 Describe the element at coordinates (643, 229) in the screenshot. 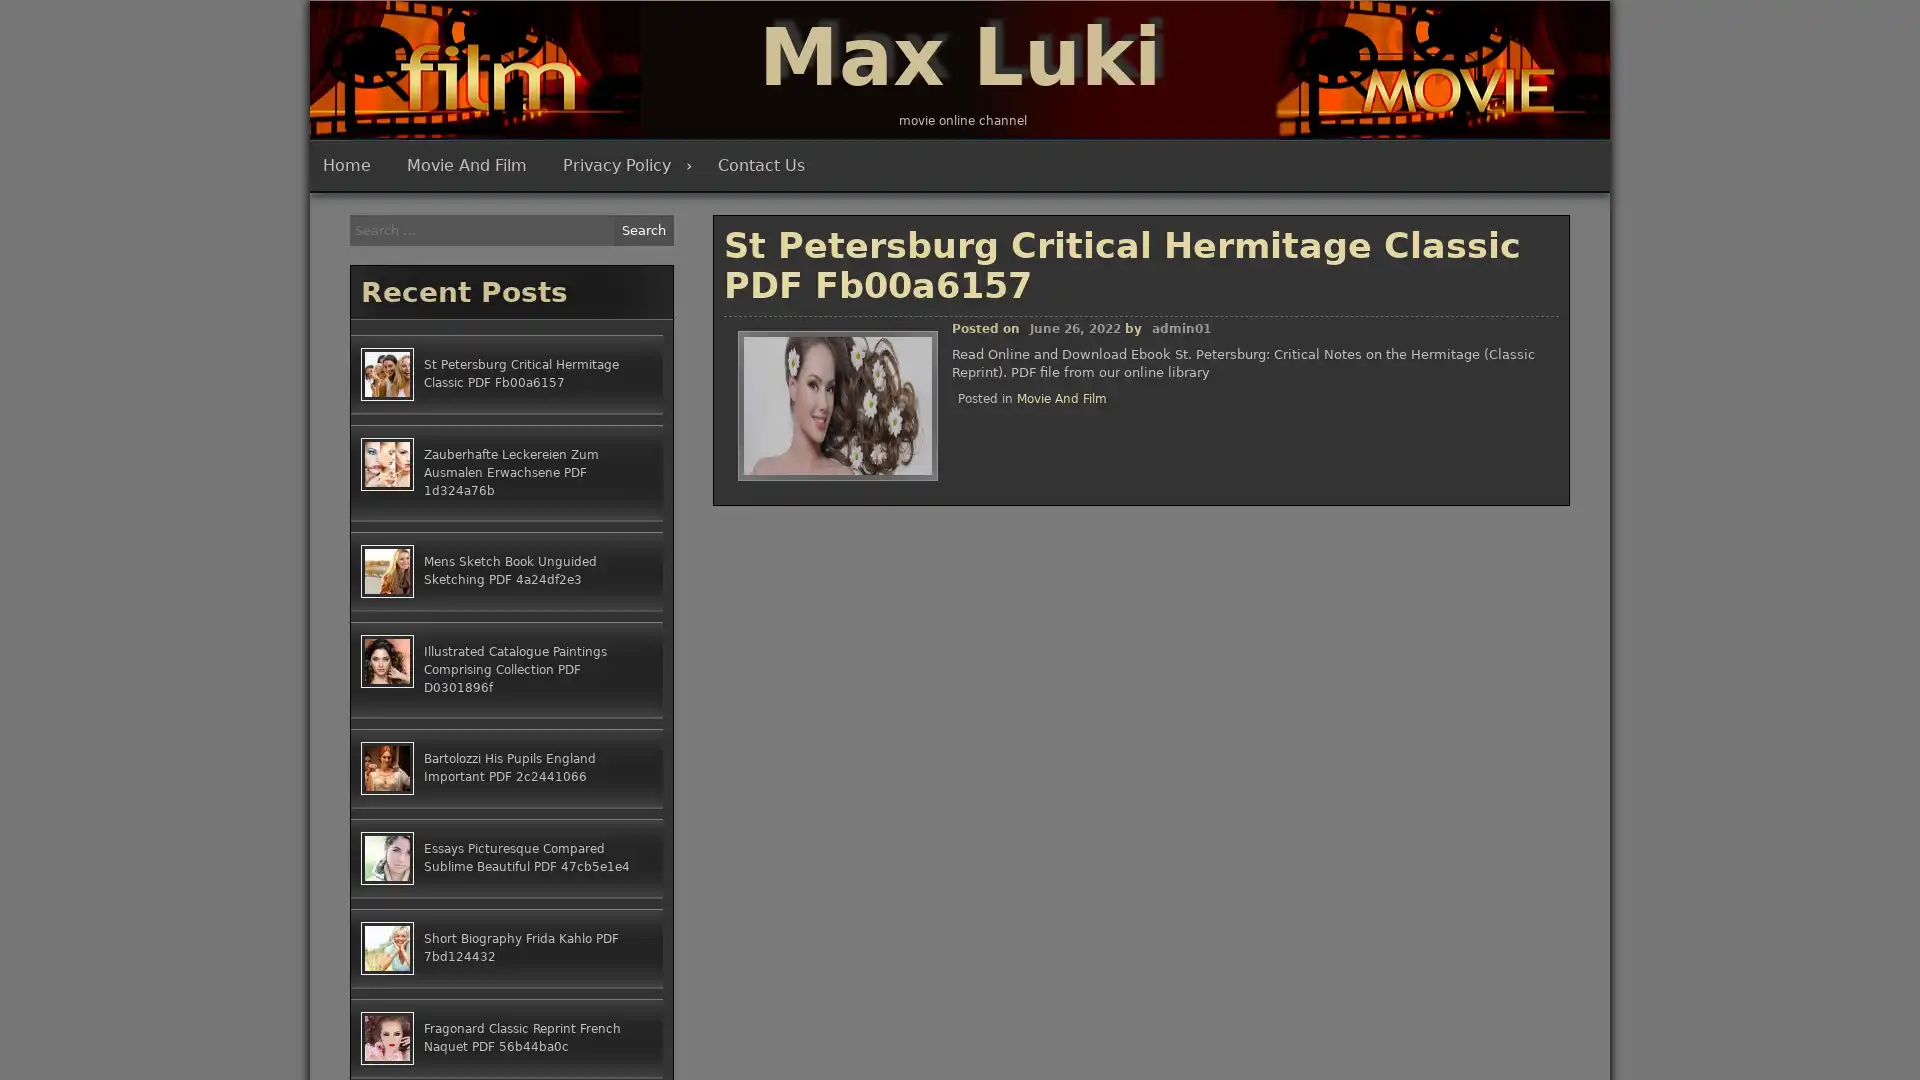

I see `Search` at that location.